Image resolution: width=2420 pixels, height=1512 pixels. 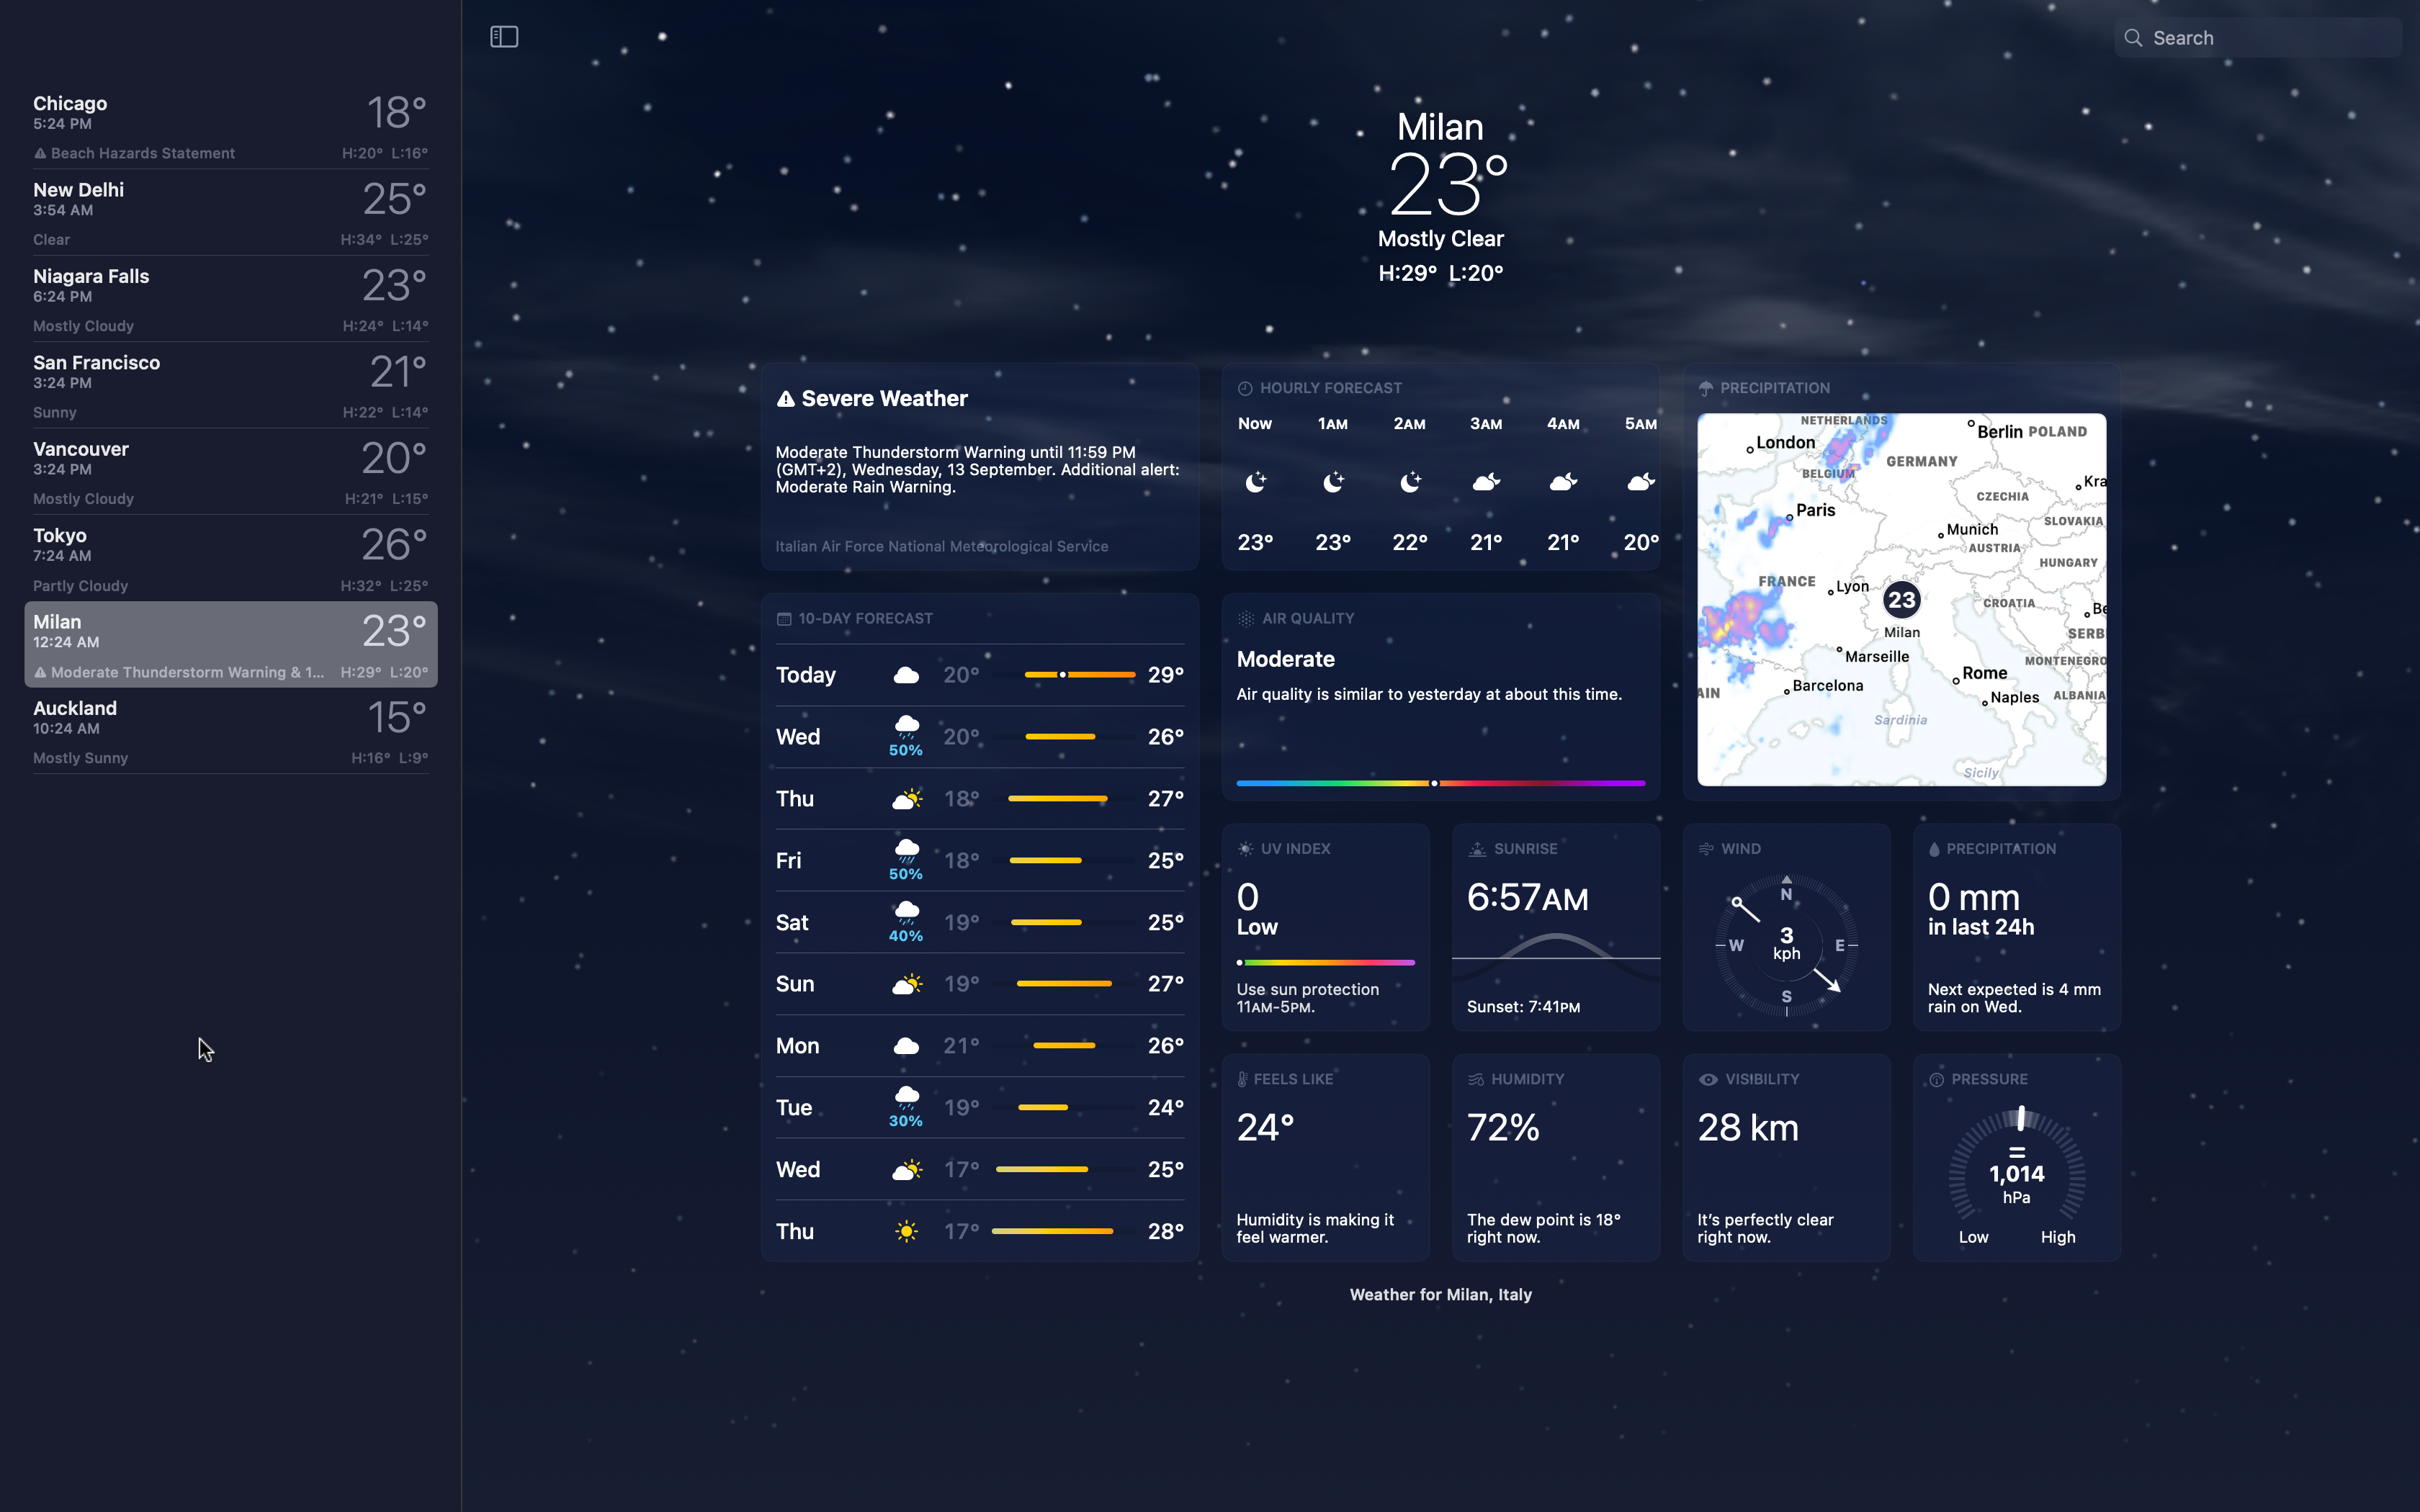 I want to click on View weather in New Delhi, so click(x=229, y=212).